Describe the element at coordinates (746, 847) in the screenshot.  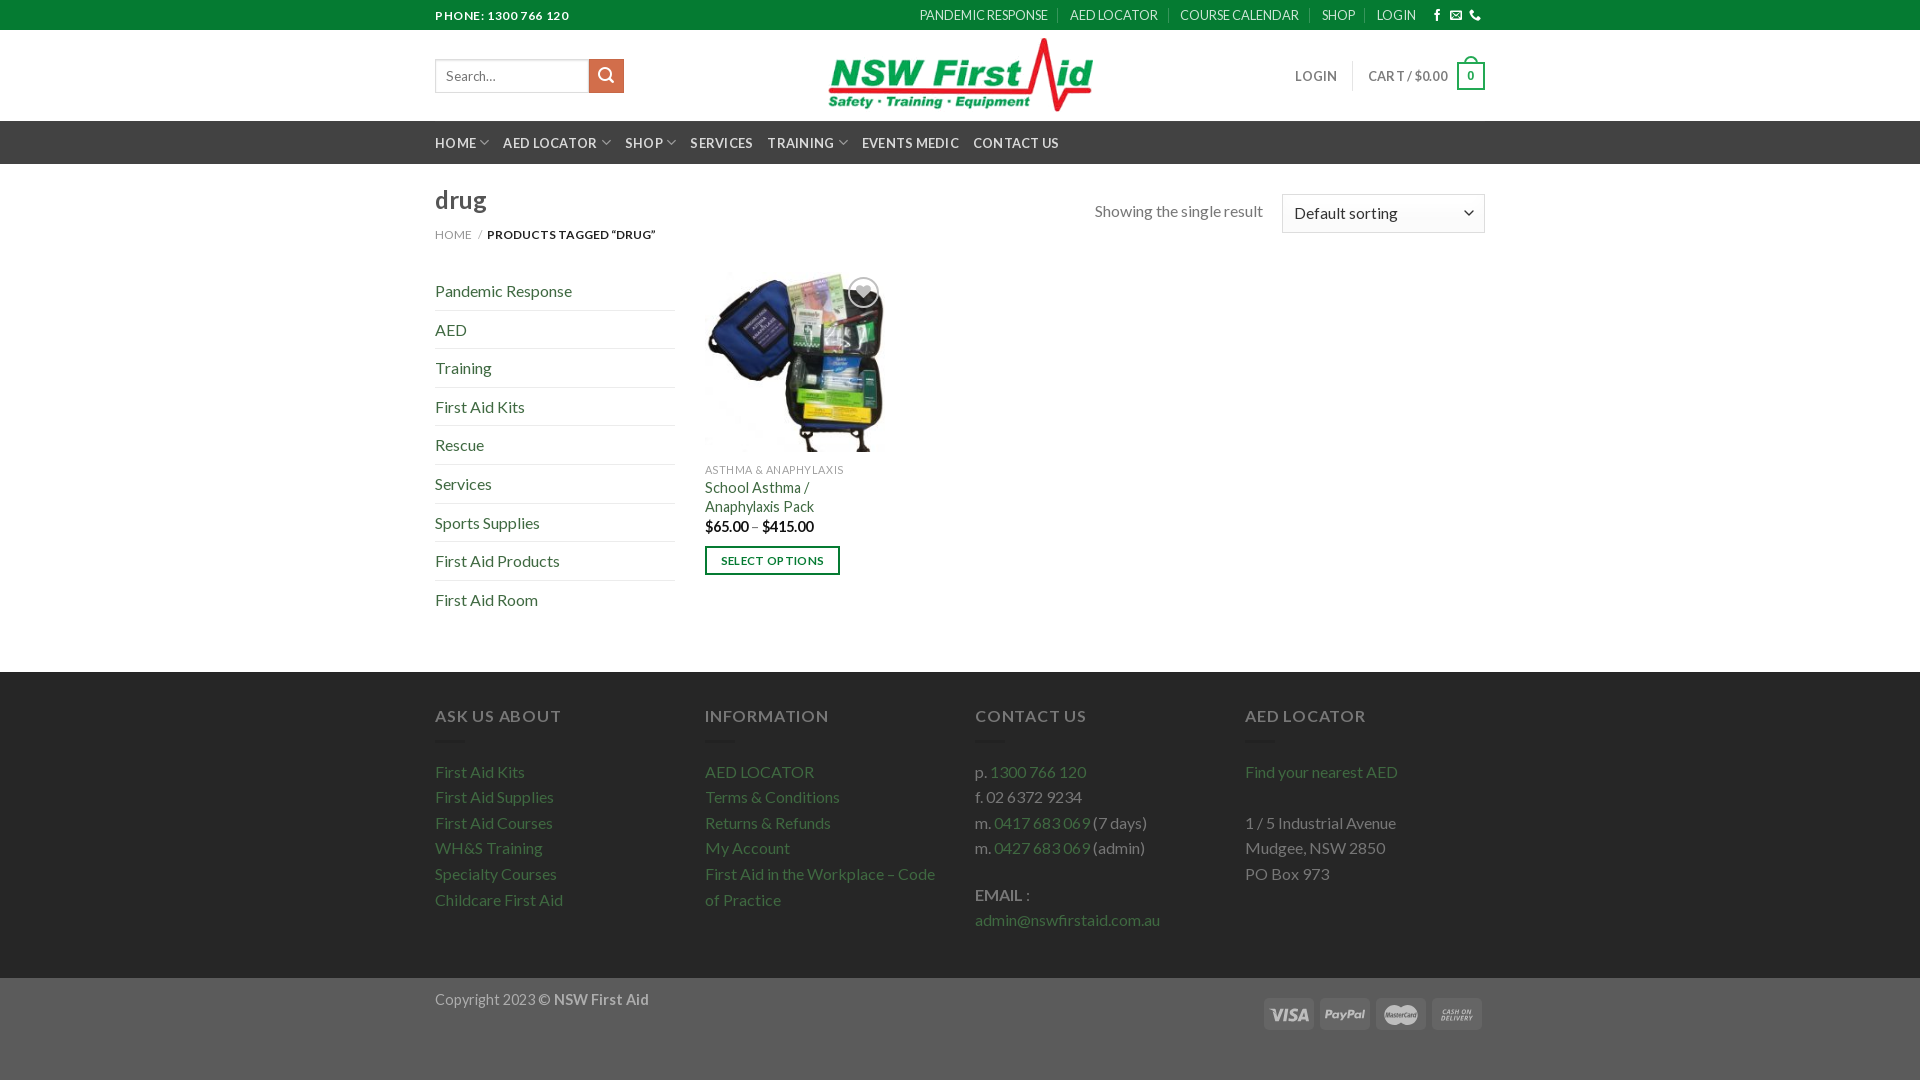
I see `'My Account'` at that location.